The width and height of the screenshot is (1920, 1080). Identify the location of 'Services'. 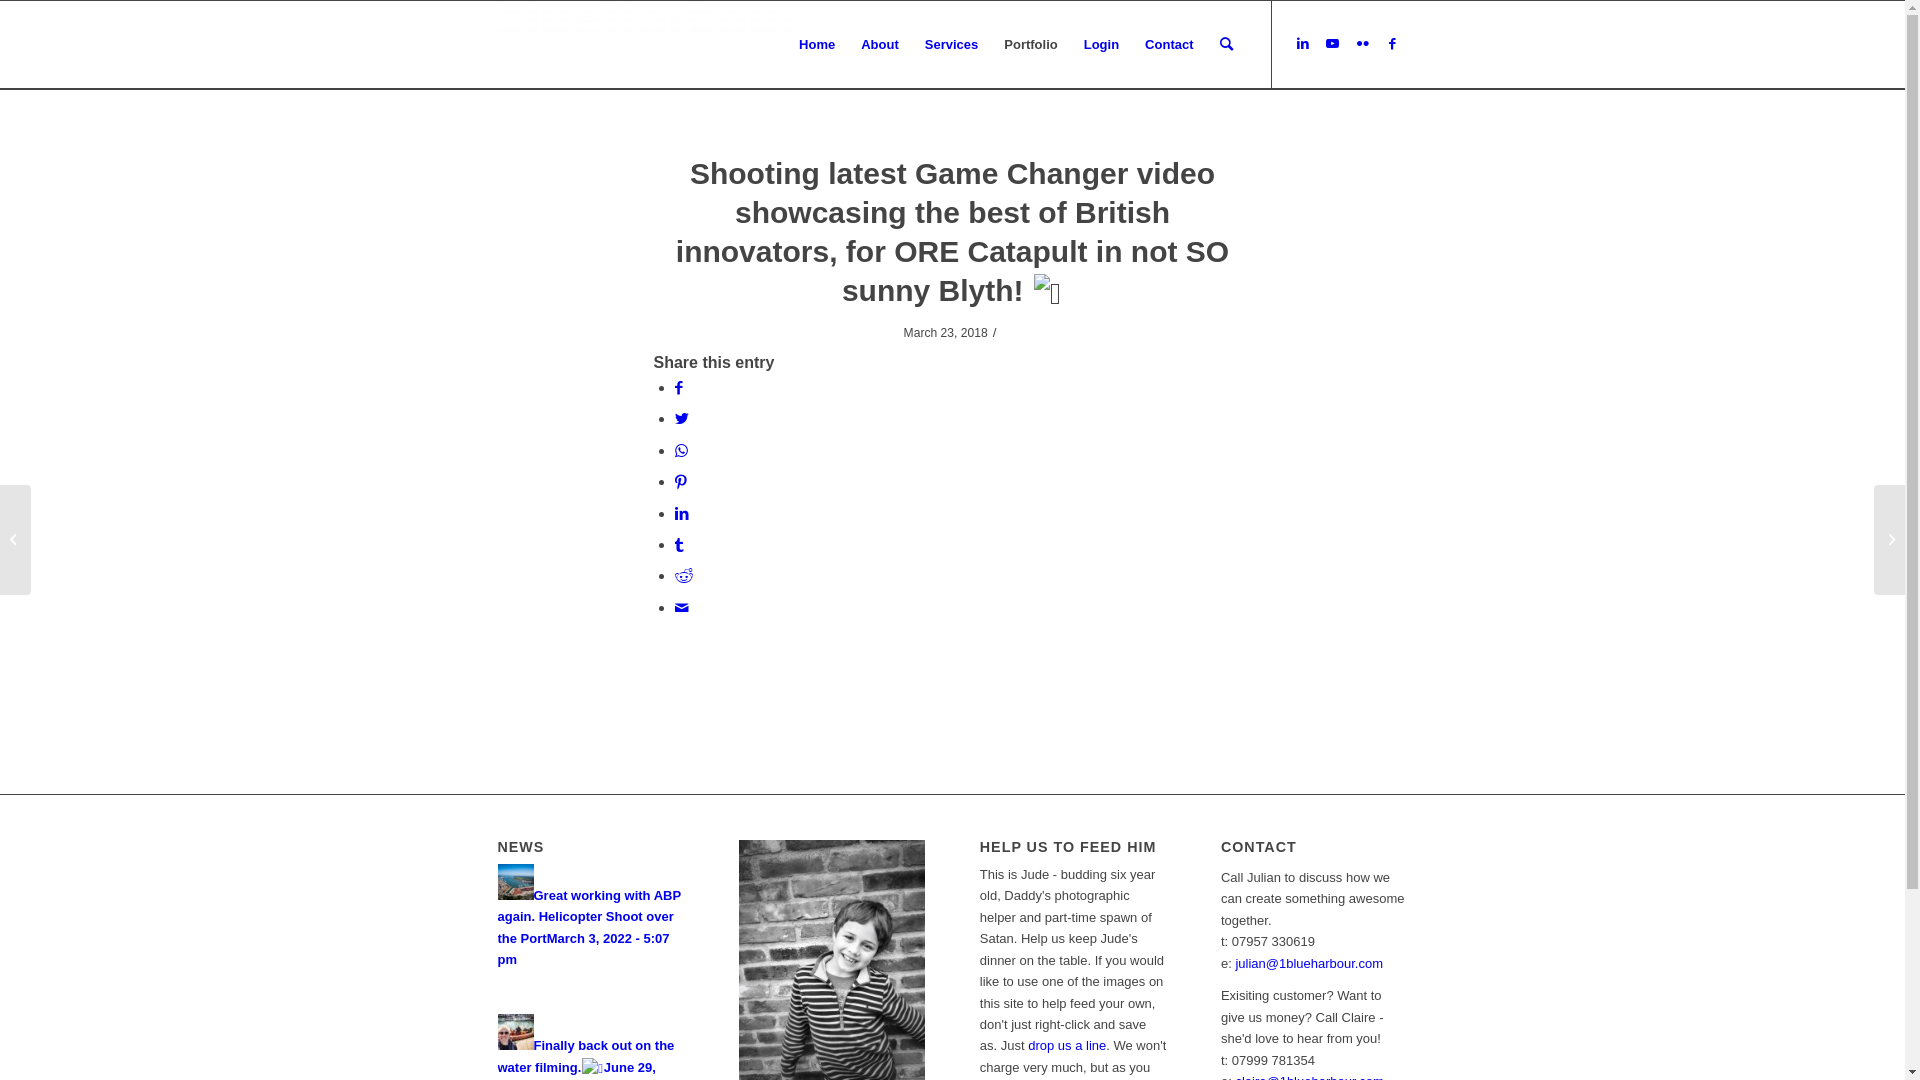
(950, 45).